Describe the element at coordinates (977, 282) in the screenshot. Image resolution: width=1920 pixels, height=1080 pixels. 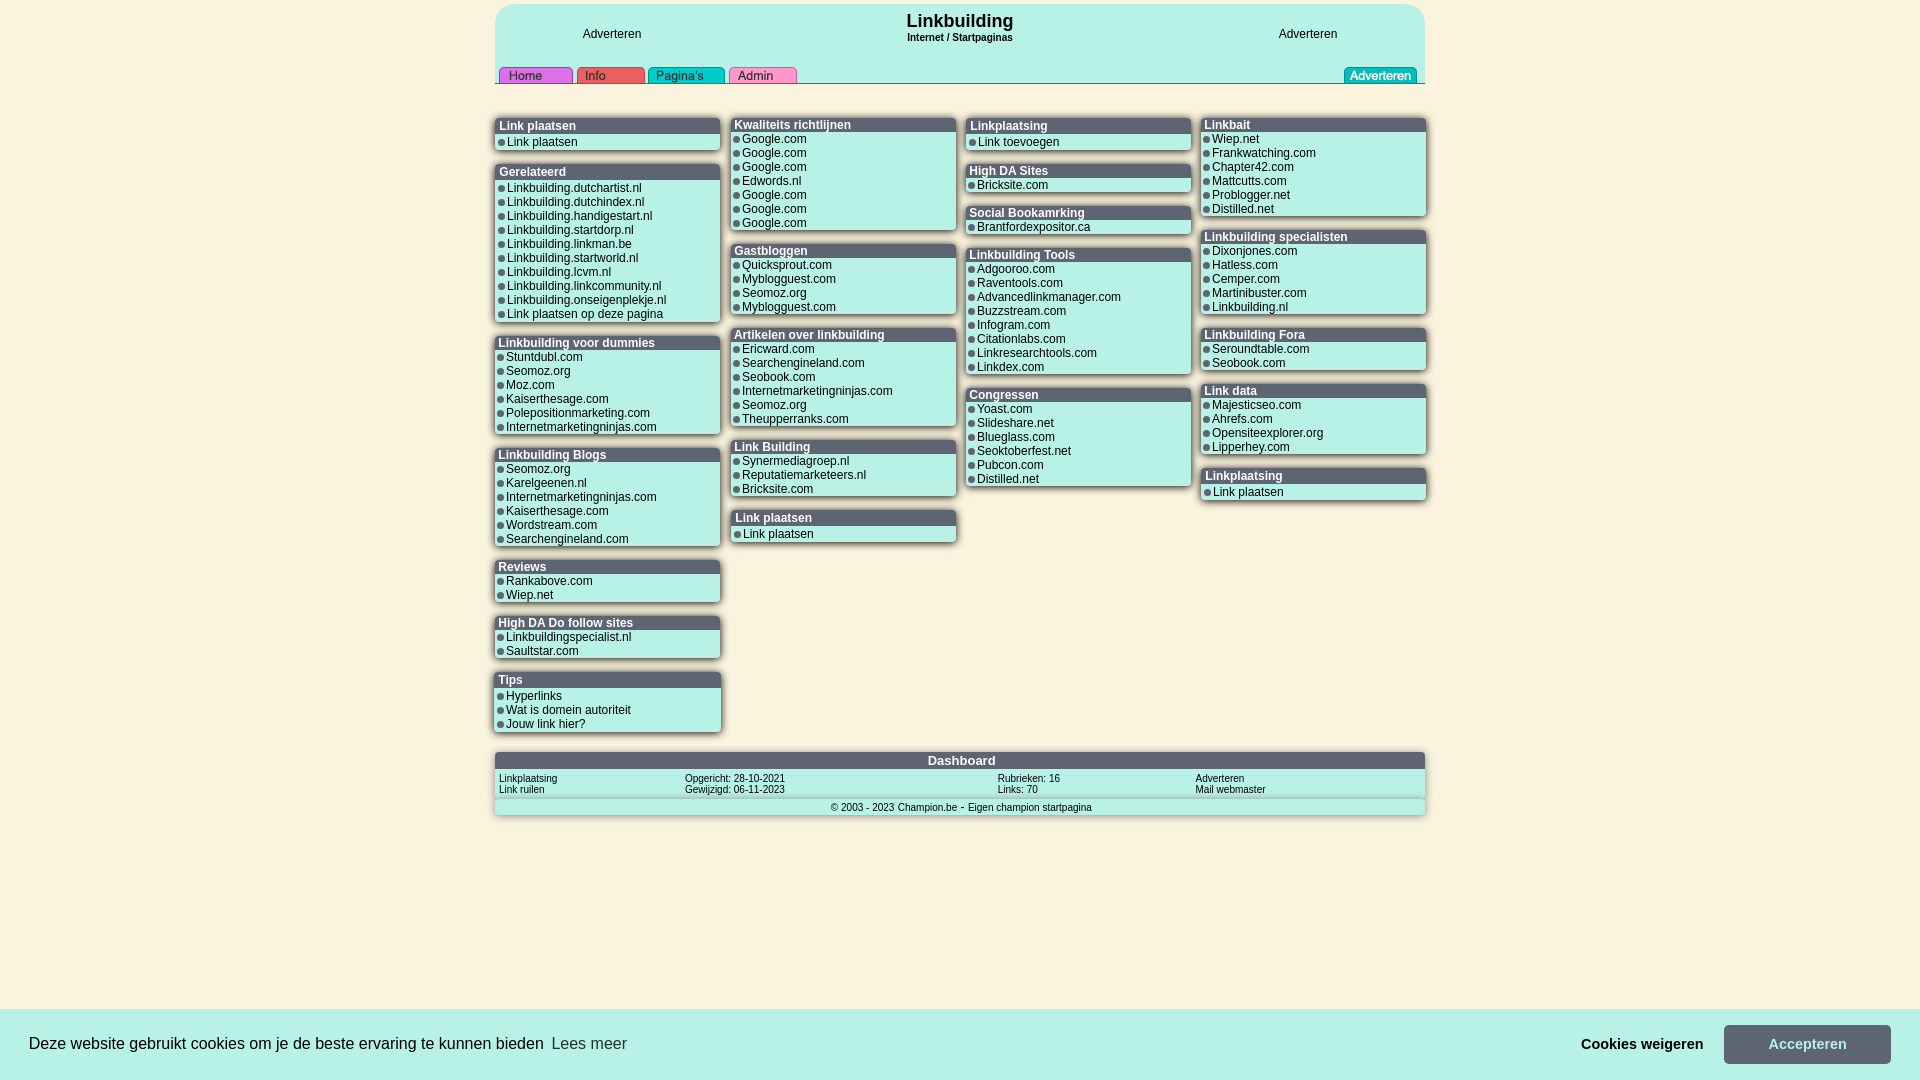
I see `'Raventools.com'` at that location.